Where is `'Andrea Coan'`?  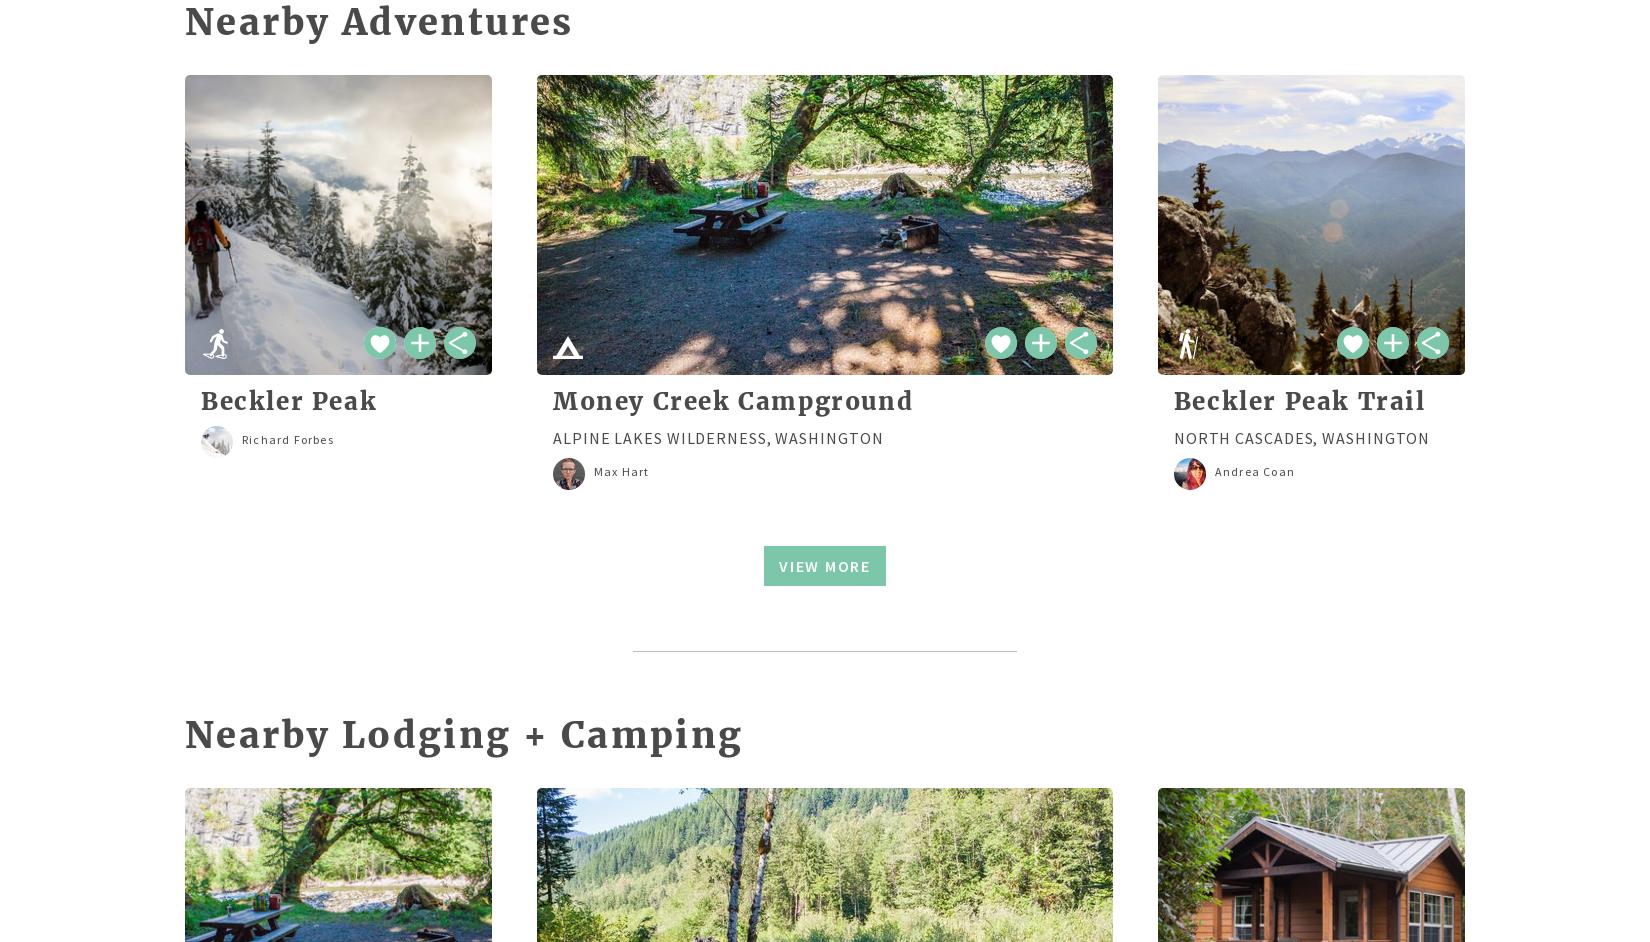
'Andrea Coan' is located at coordinates (1253, 471).